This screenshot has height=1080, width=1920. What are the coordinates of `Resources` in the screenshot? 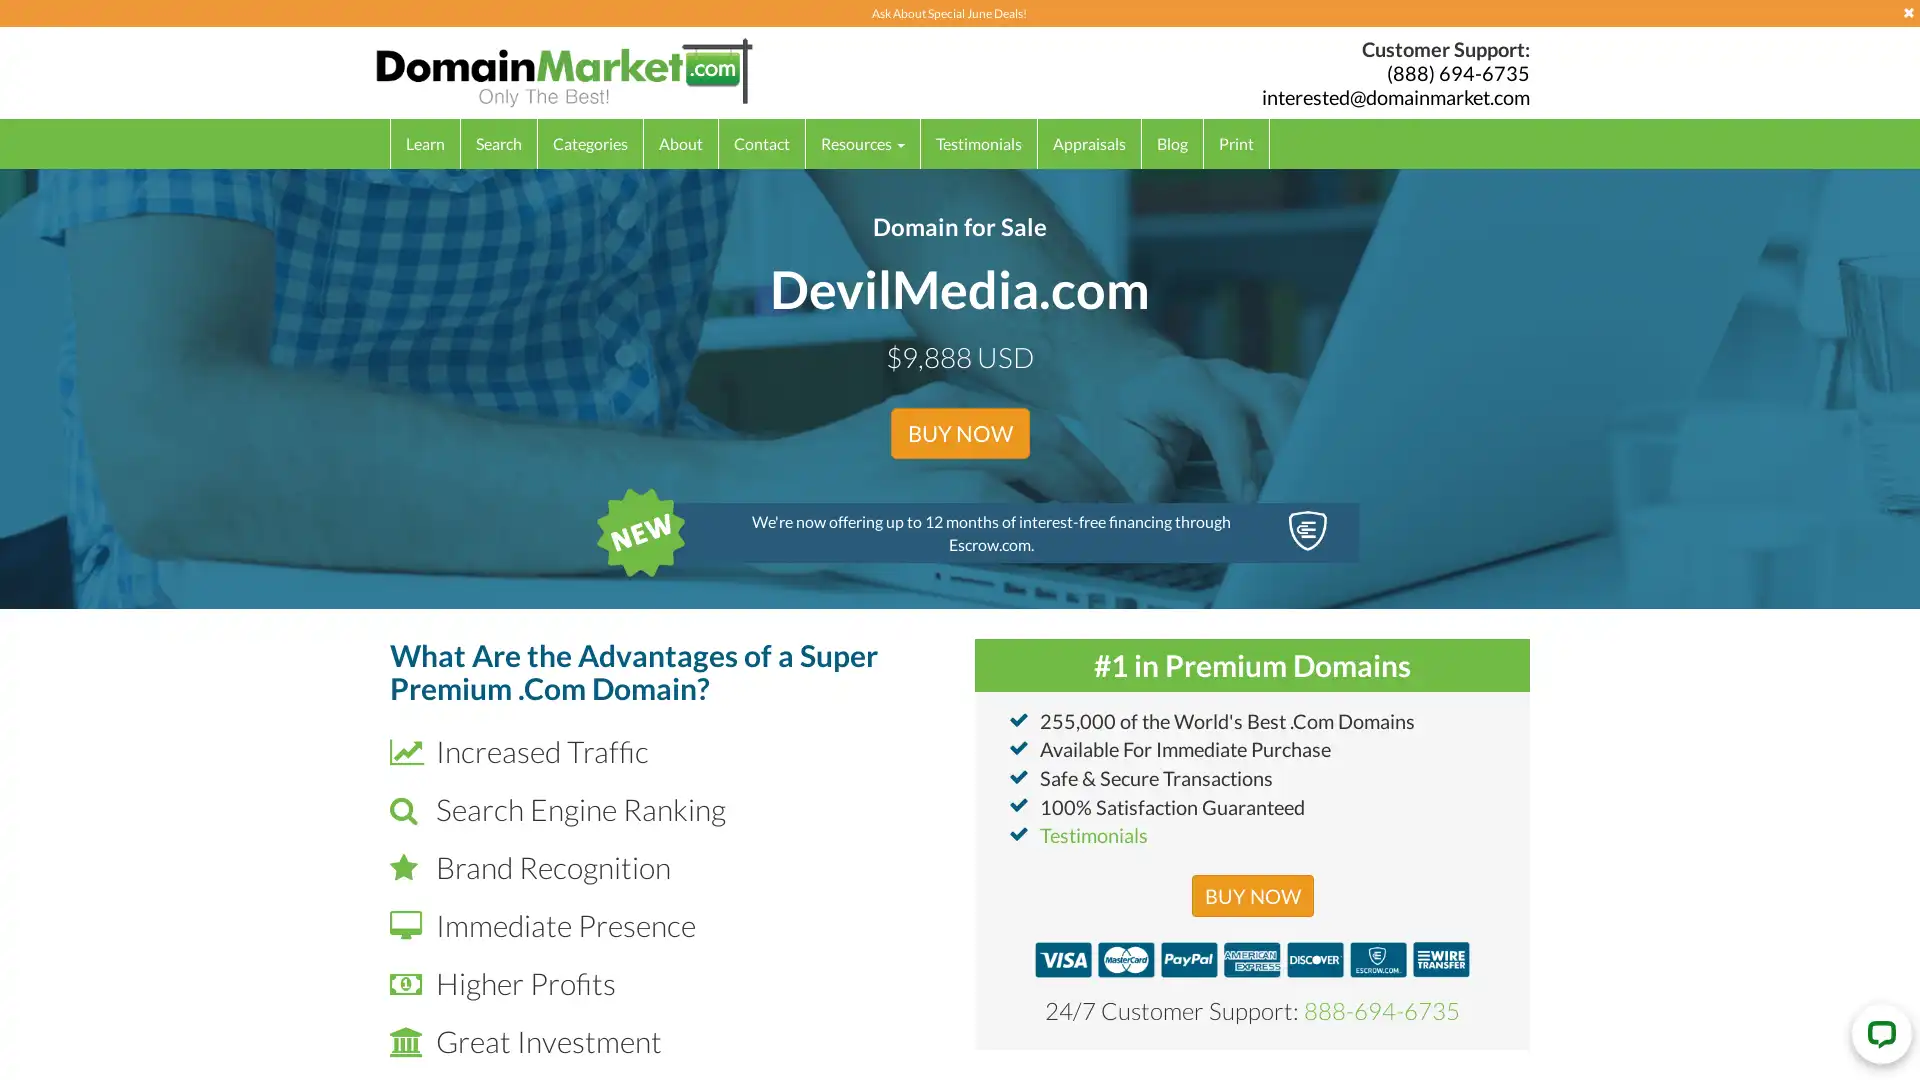 It's located at (863, 142).